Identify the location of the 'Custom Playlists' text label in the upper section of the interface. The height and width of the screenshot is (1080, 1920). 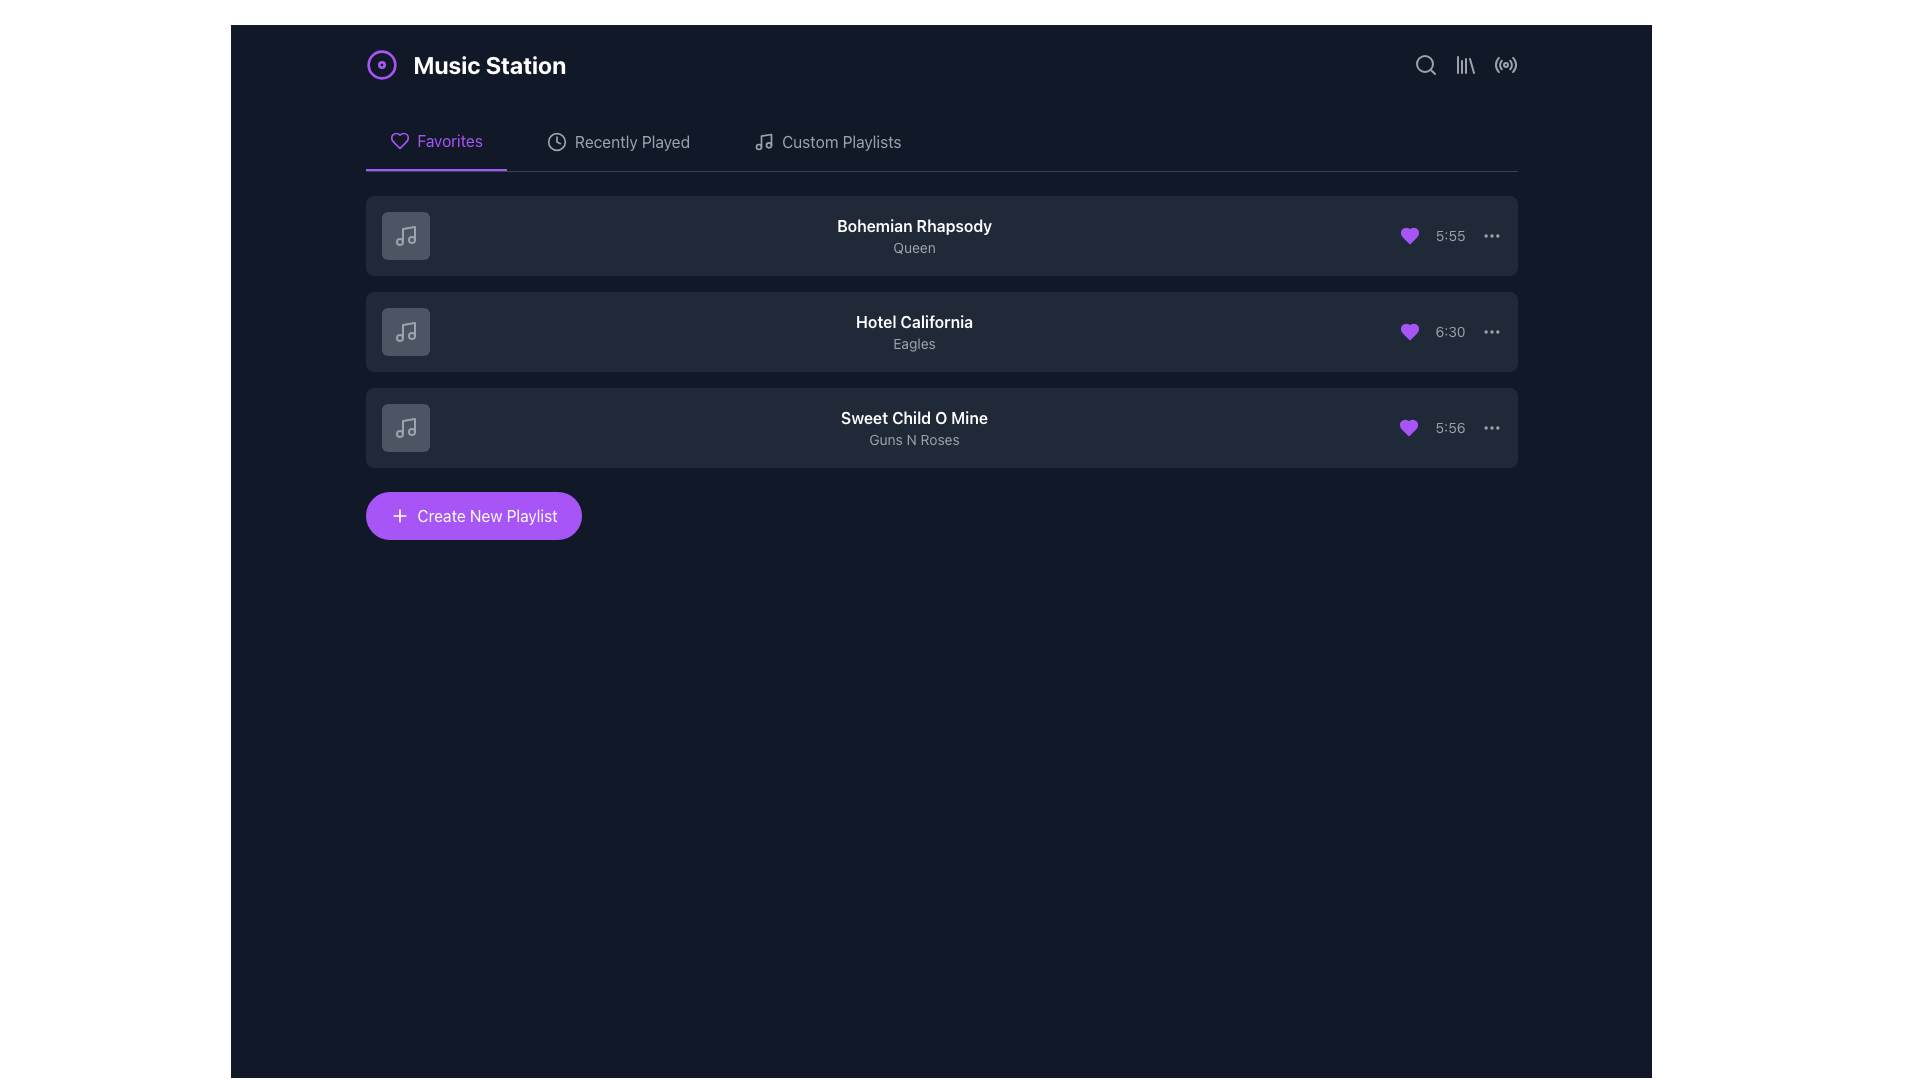
(841, 141).